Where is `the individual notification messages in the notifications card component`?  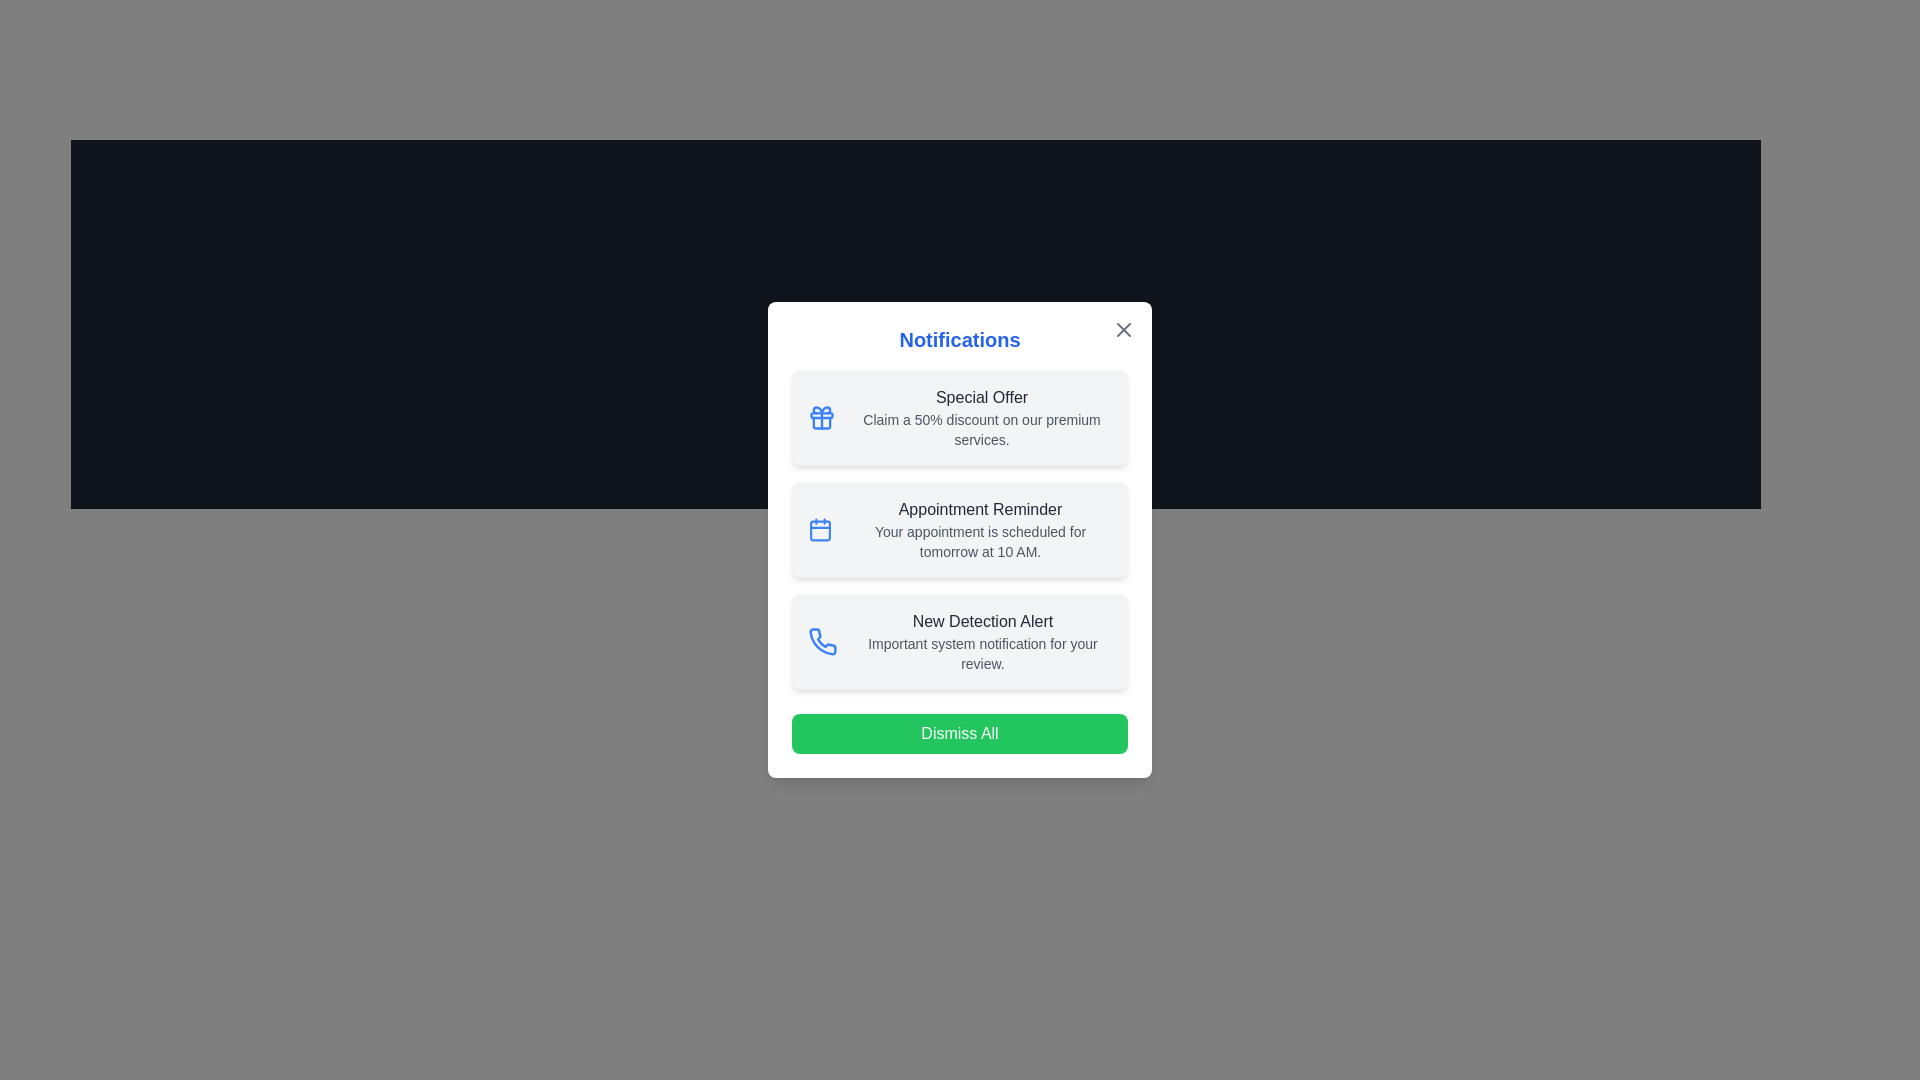
the individual notification messages in the notifications card component is located at coordinates (960, 540).